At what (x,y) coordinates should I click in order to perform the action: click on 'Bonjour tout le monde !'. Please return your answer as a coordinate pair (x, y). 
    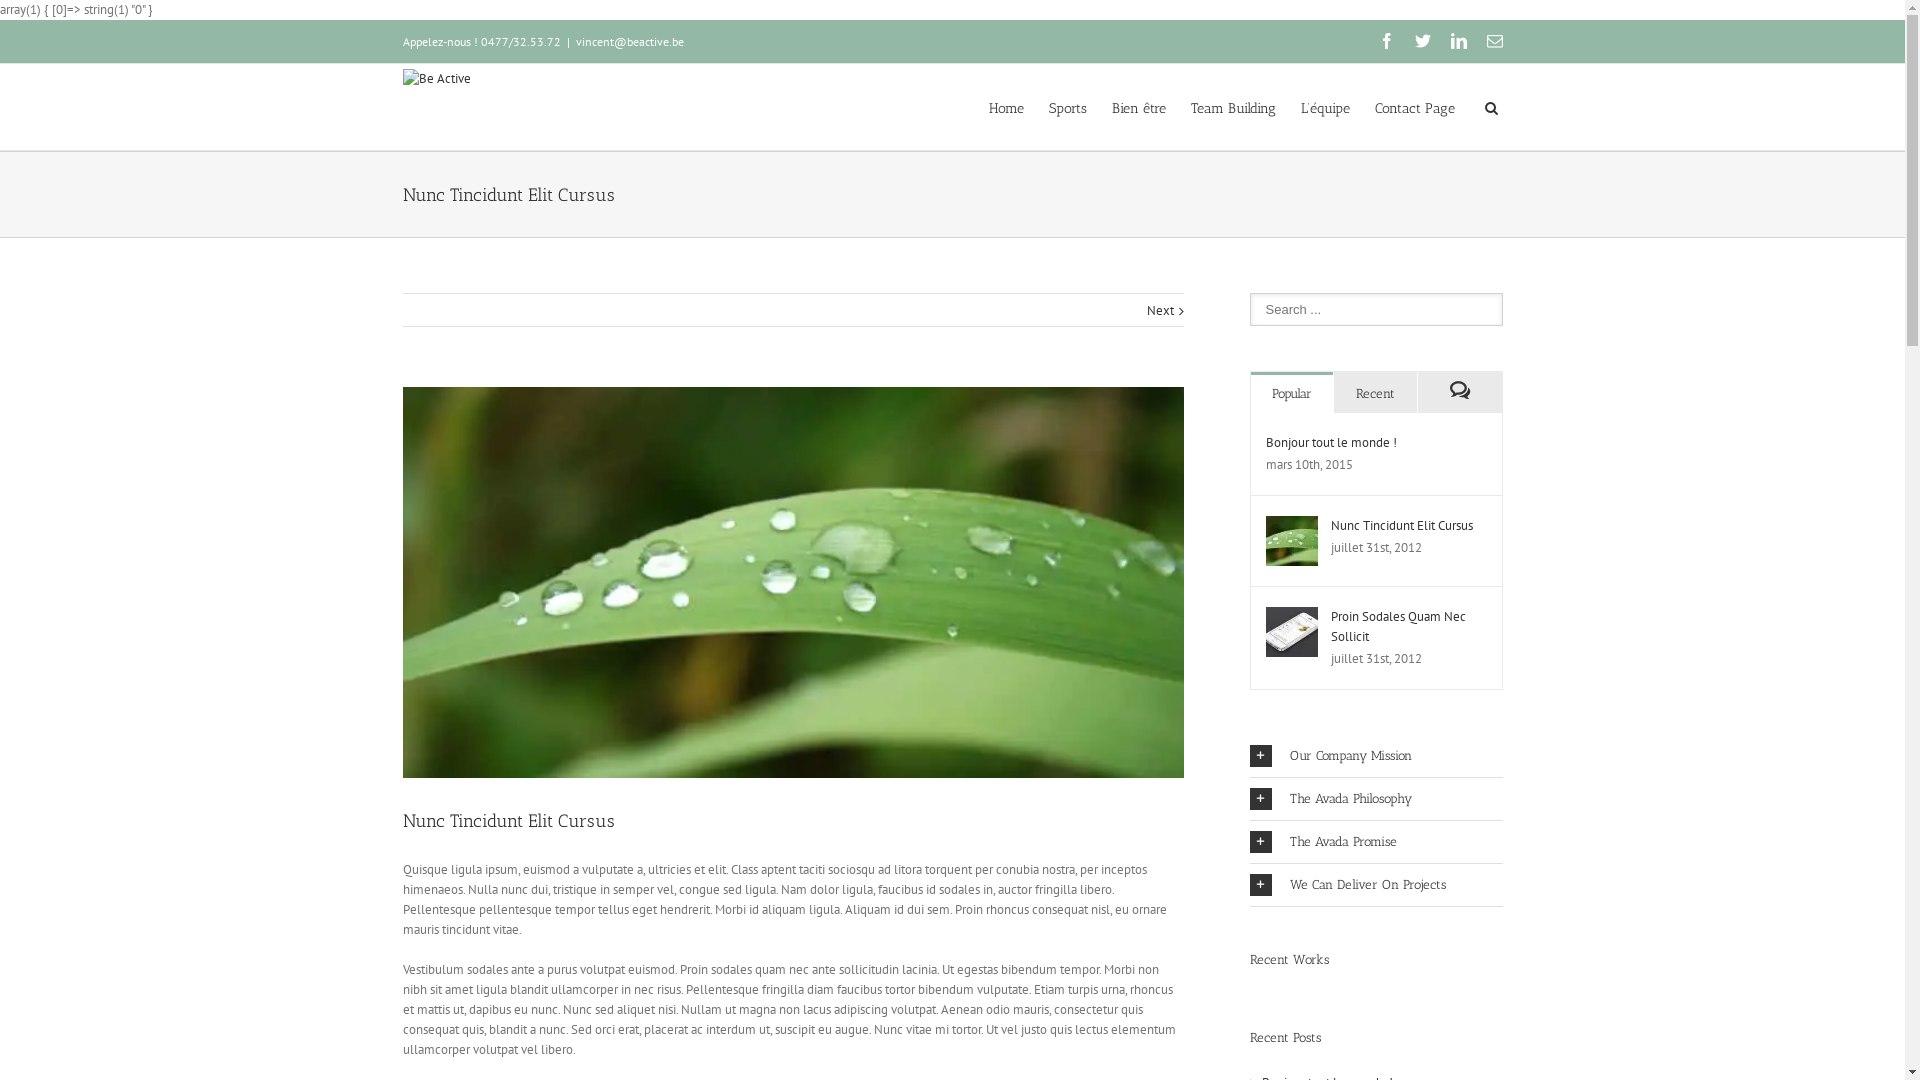
    Looking at the image, I should click on (1331, 441).